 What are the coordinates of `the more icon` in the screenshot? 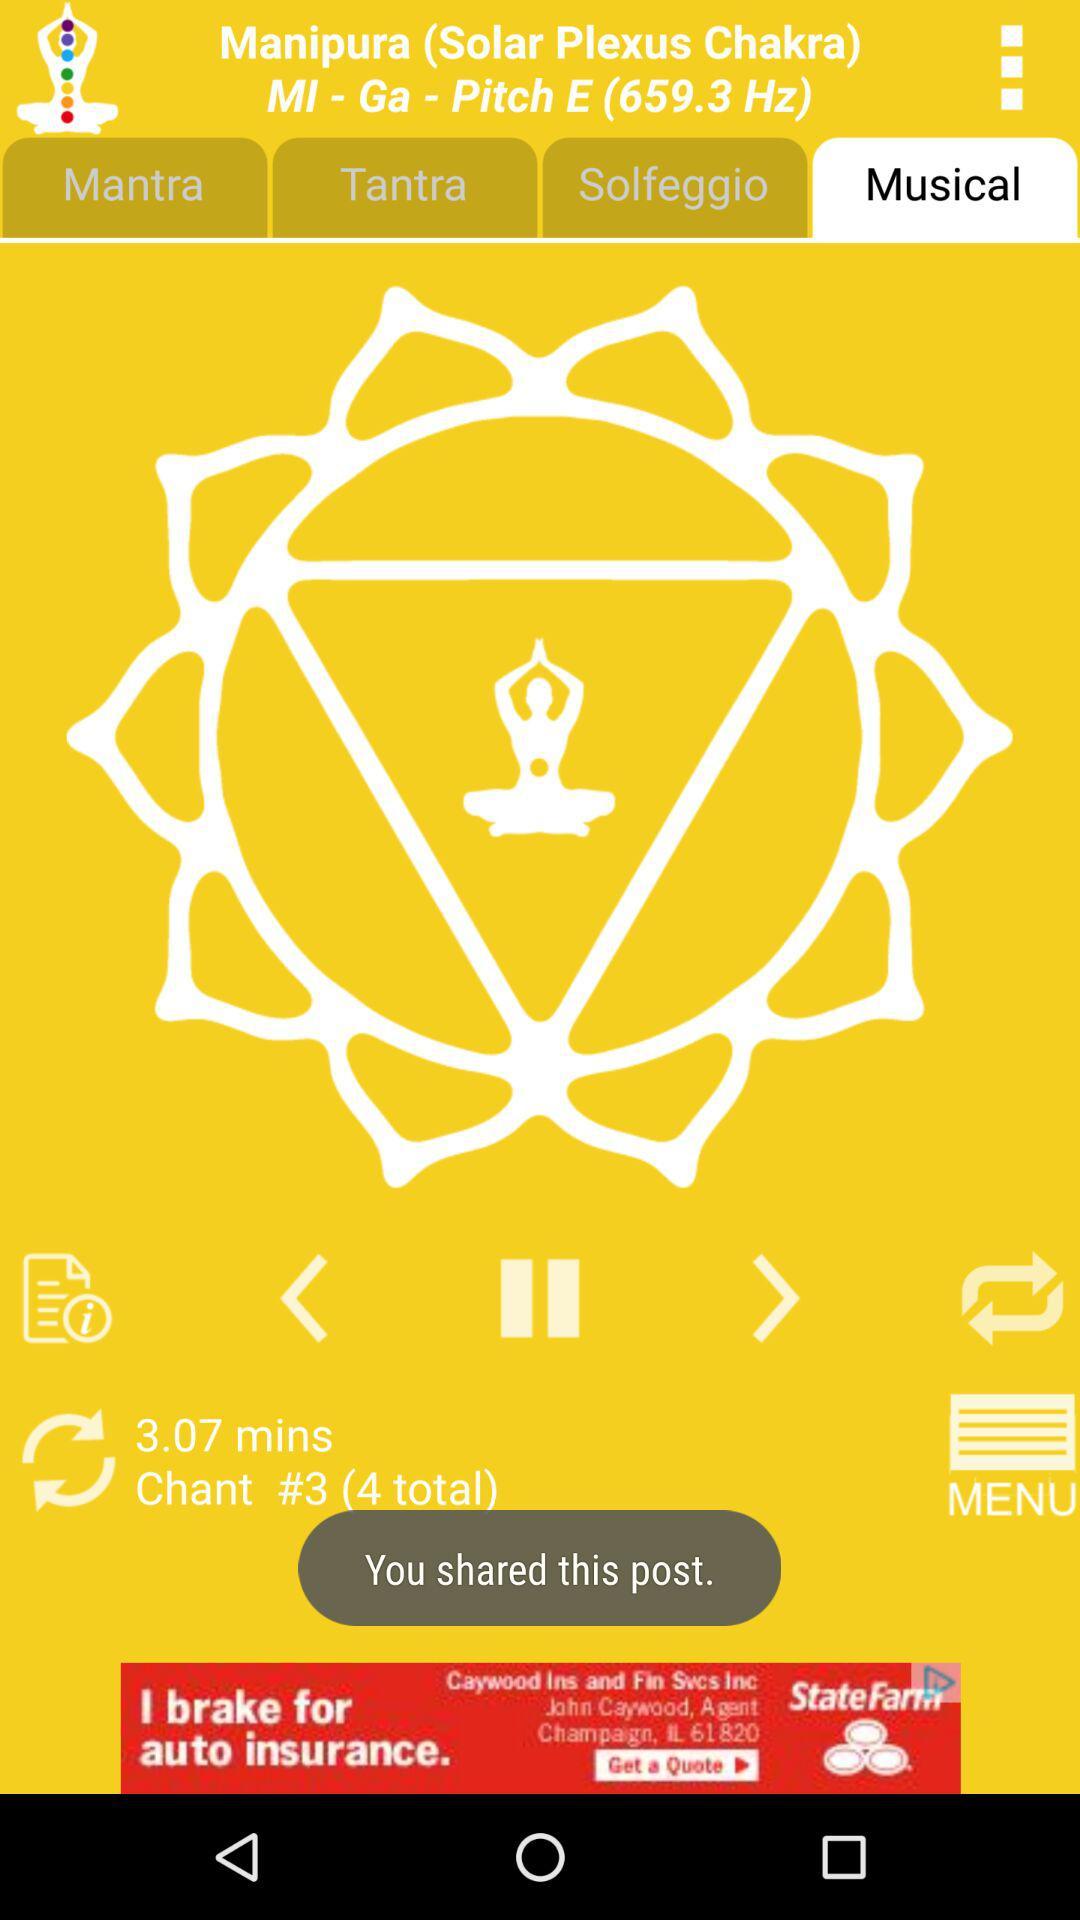 It's located at (1012, 72).